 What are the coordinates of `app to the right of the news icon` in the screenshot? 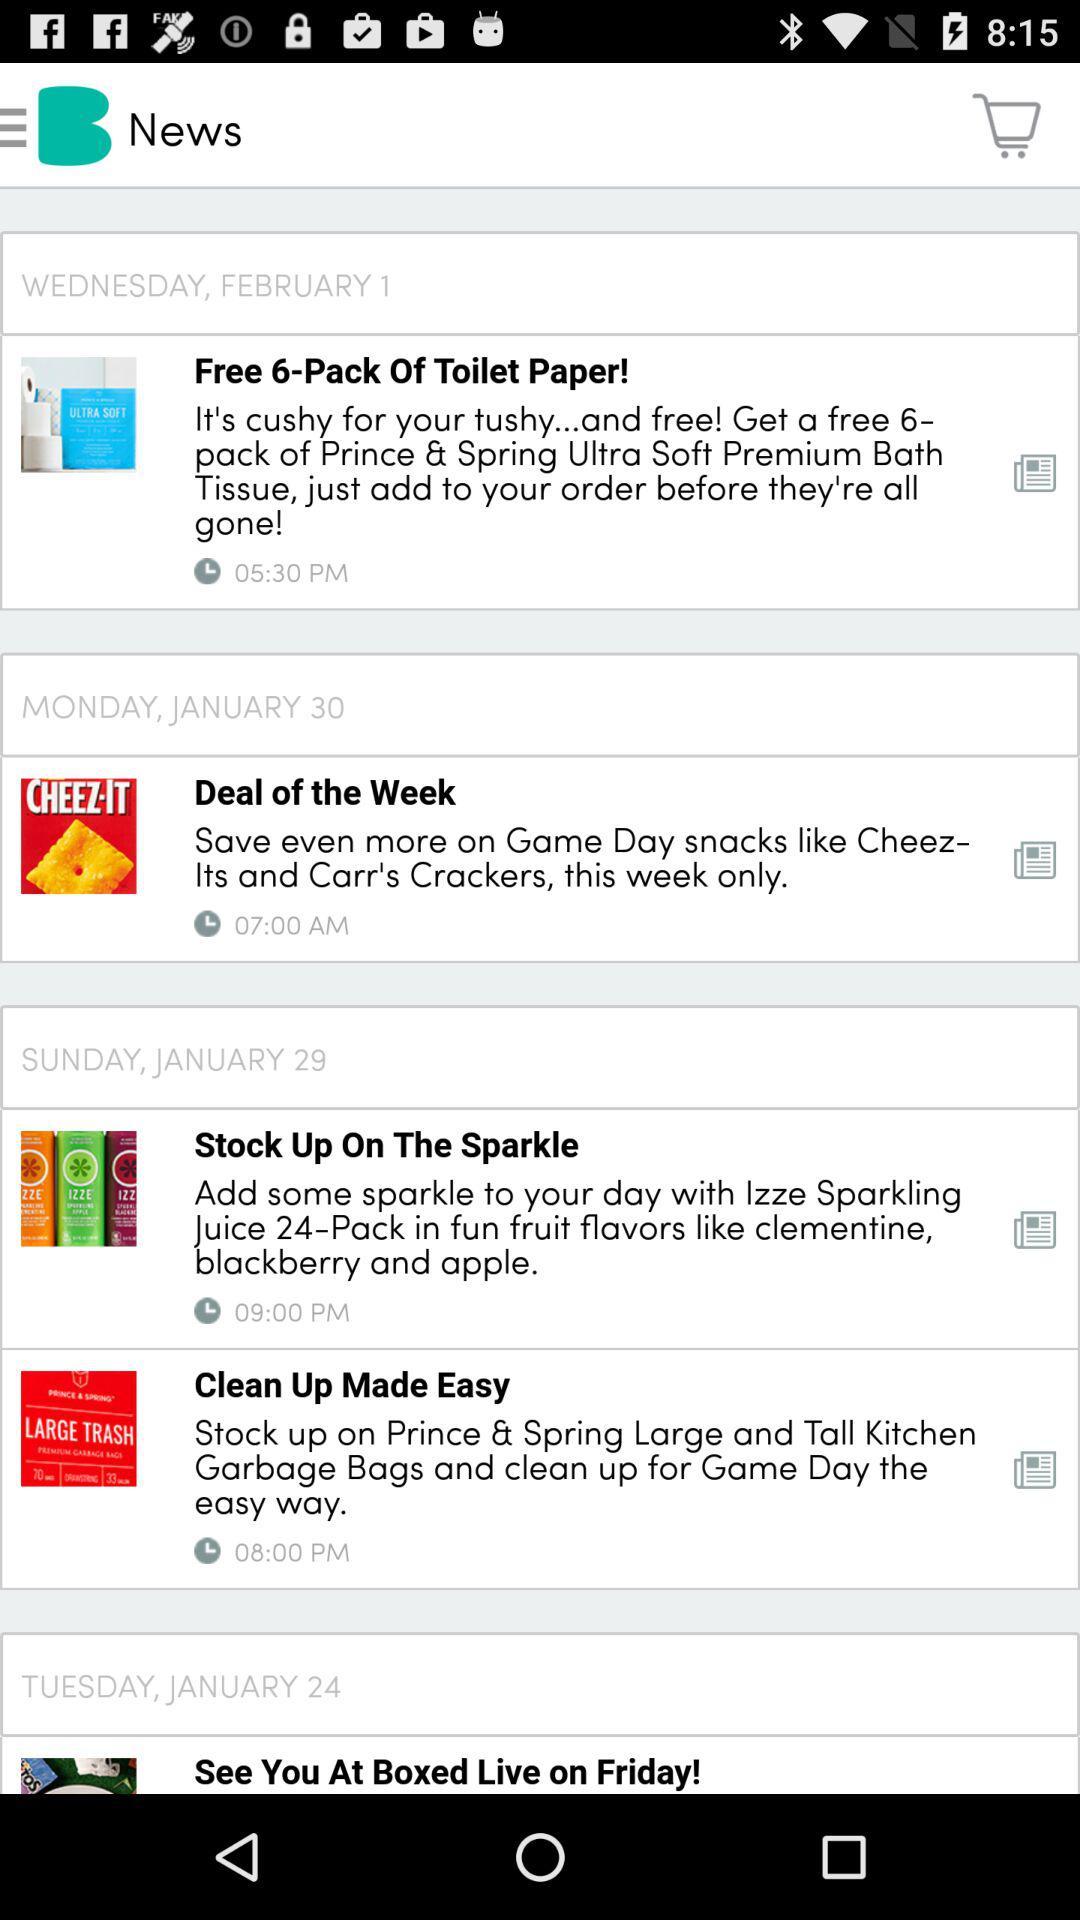 It's located at (1006, 124).